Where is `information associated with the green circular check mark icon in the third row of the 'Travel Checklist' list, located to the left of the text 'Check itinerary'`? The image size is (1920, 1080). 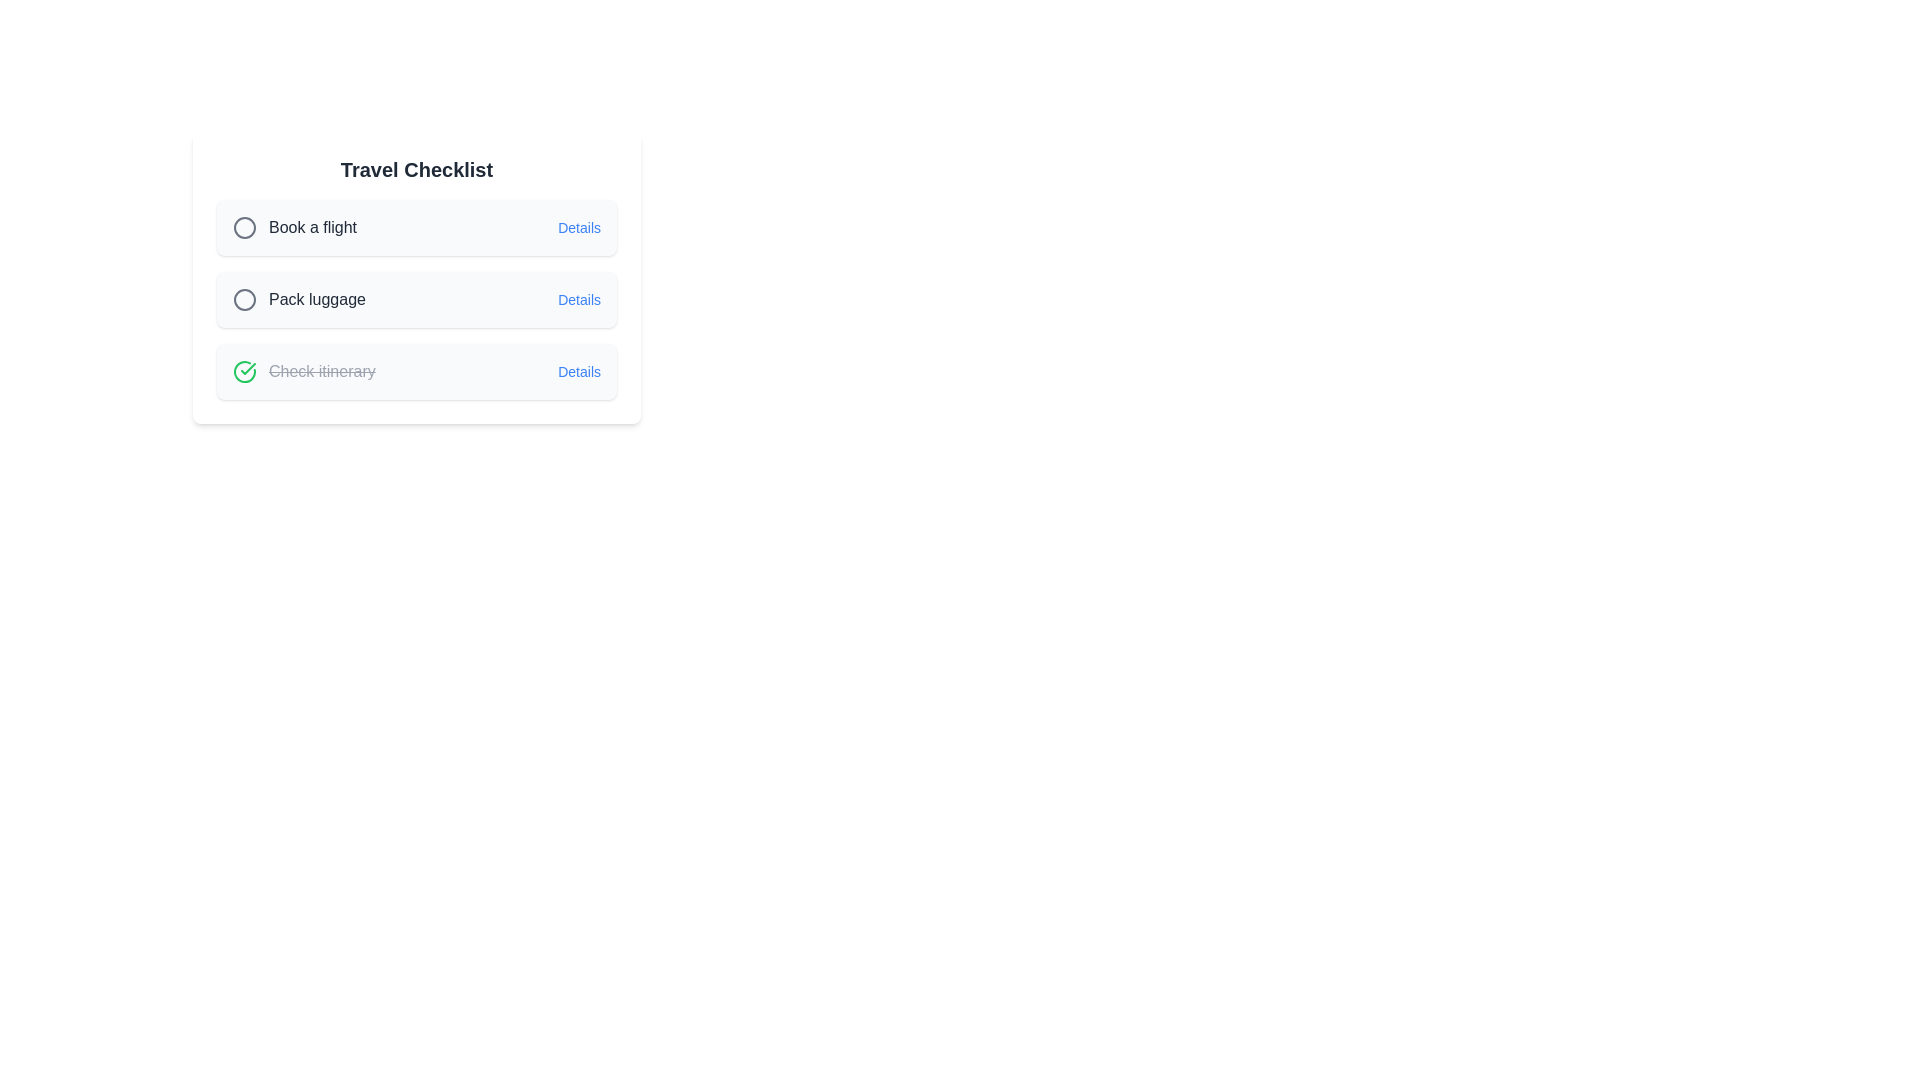 information associated with the green circular check mark icon in the third row of the 'Travel Checklist' list, located to the left of the text 'Check itinerary' is located at coordinates (243, 371).